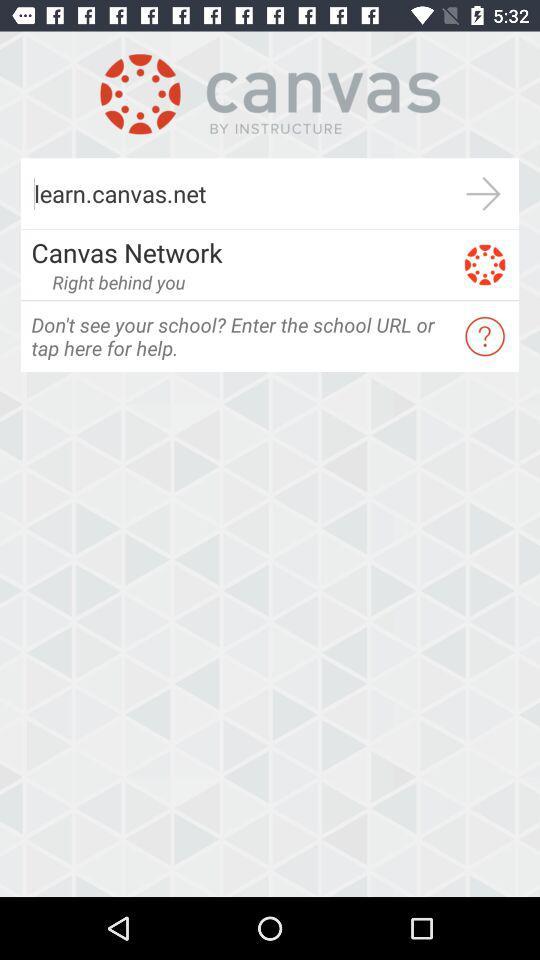 Image resolution: width=540 pixels, height=960 pixels. What do you see at coordinates (482, 193) in the screenshot?
I see `the arrow_forward icon` at bounding box center [482, 193].